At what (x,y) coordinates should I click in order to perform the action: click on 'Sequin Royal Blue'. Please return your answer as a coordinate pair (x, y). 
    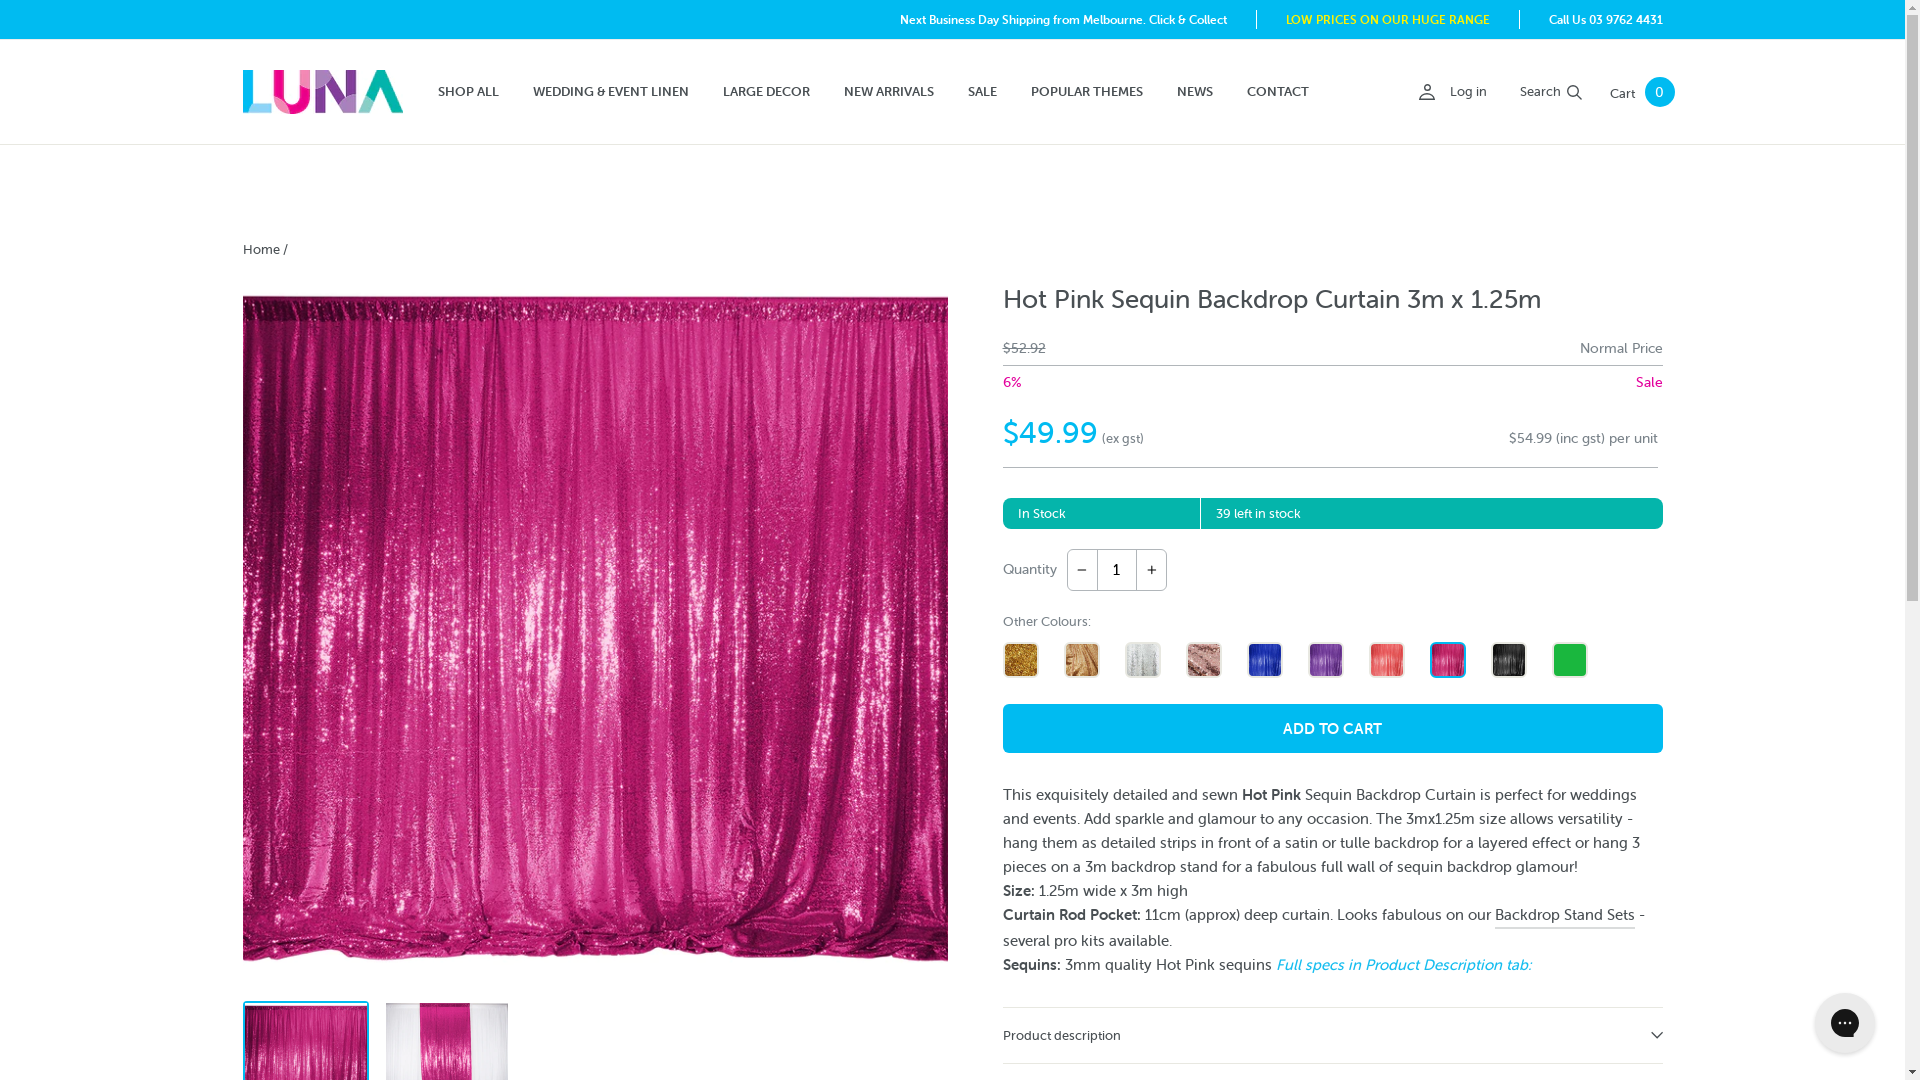
    Looking at the image, I should click on (1262, 659).